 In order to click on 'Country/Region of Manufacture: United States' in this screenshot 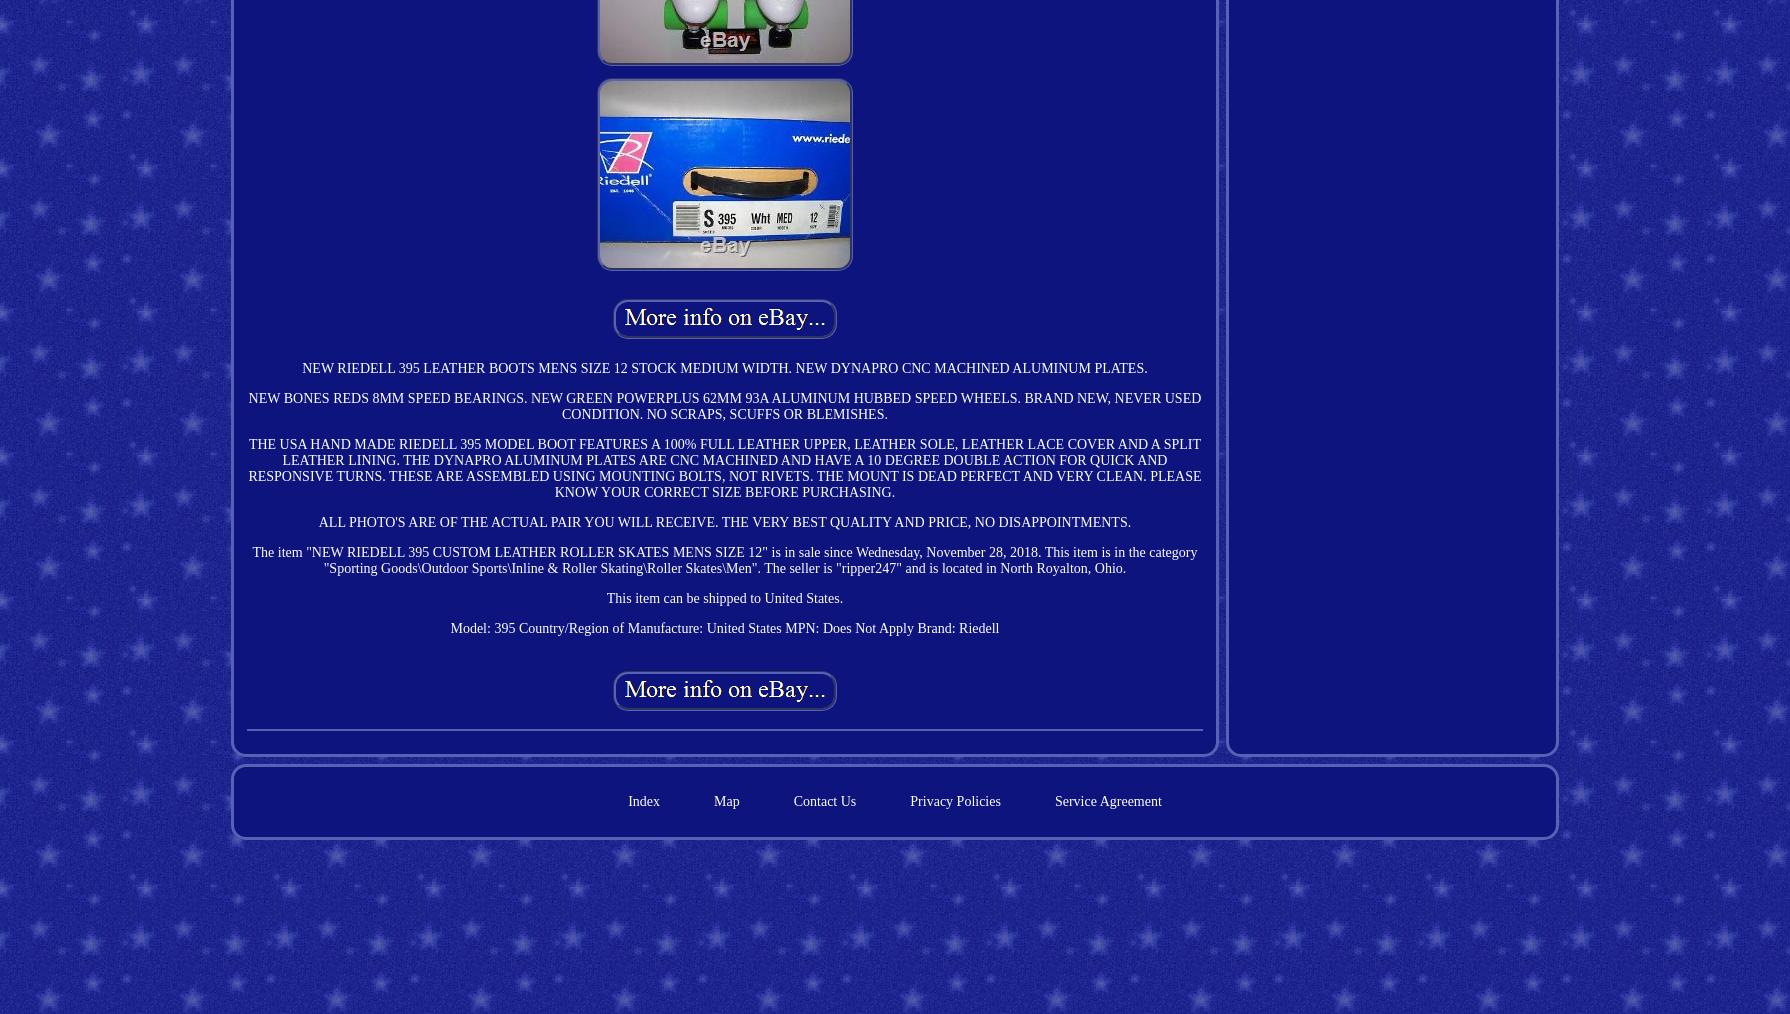, I will do `click(648, 627)`.